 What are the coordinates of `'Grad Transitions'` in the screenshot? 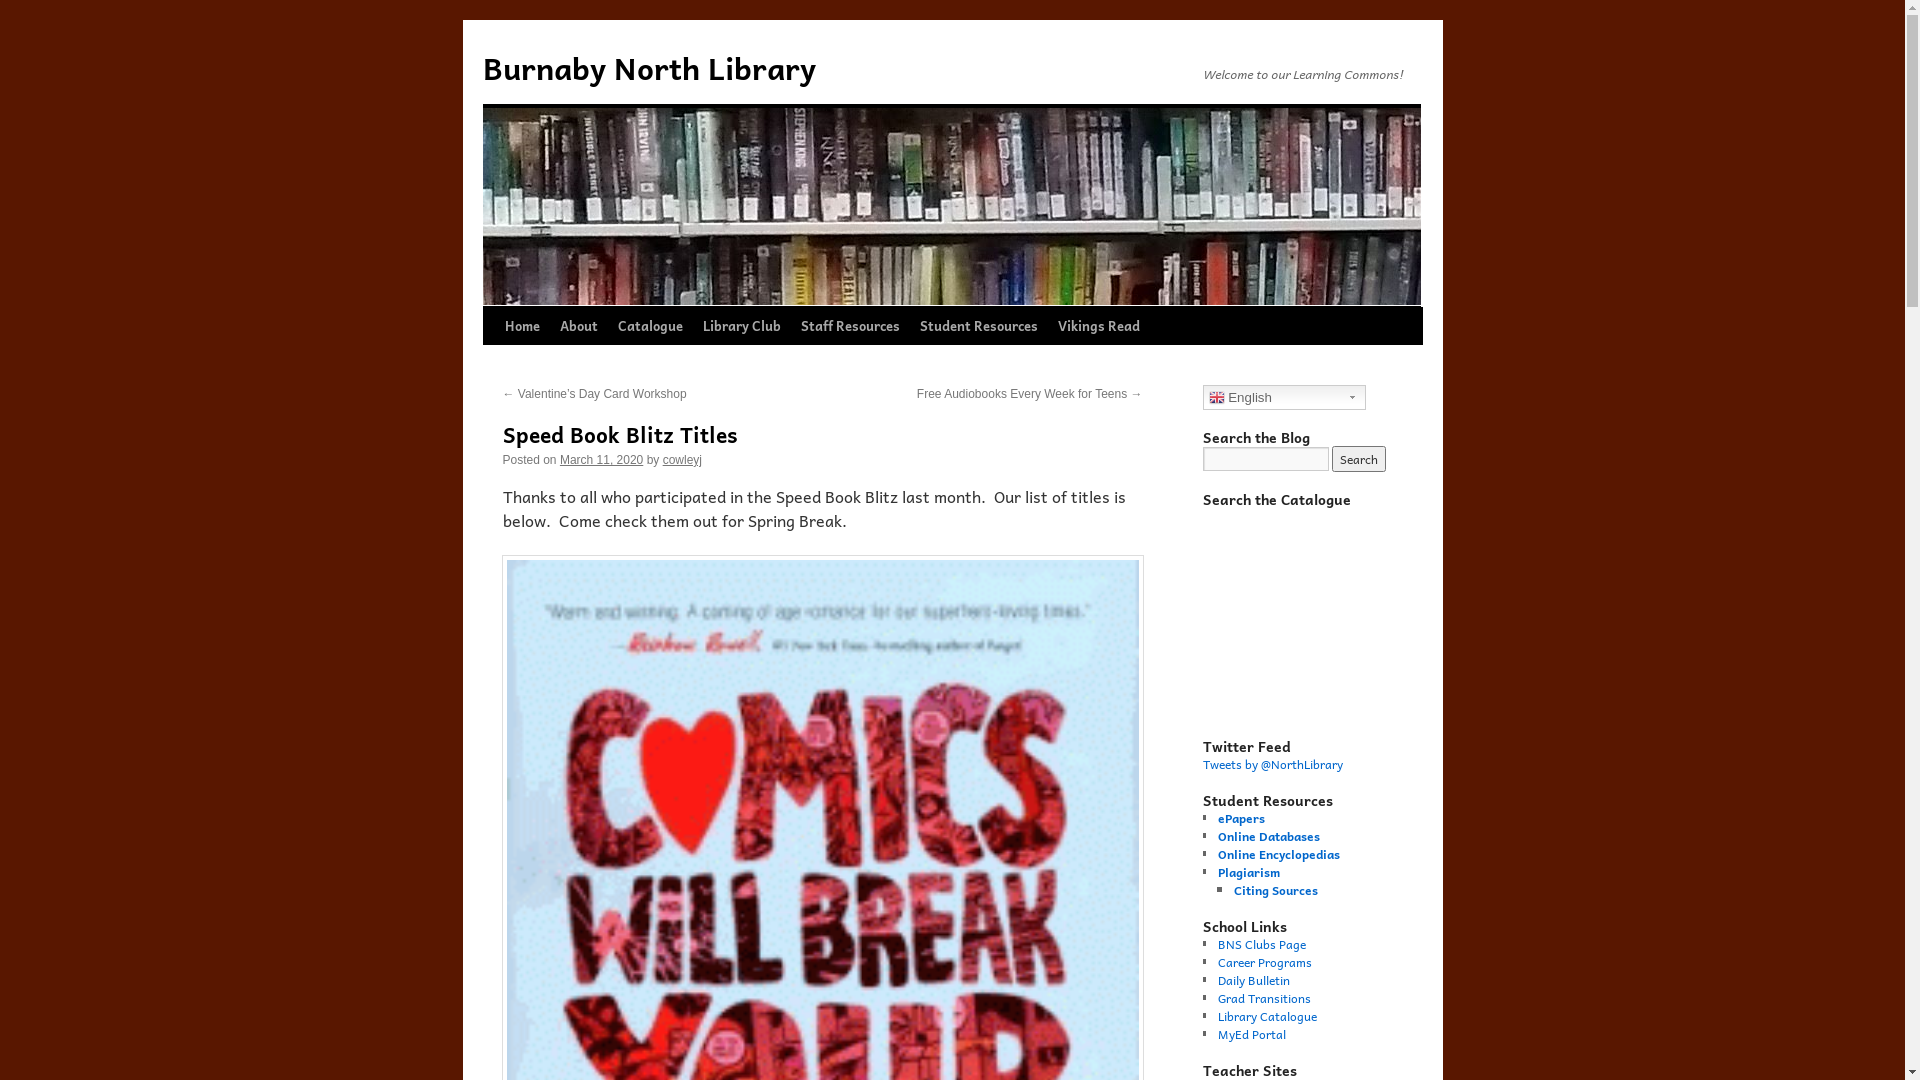 It's located at (1263, 998).